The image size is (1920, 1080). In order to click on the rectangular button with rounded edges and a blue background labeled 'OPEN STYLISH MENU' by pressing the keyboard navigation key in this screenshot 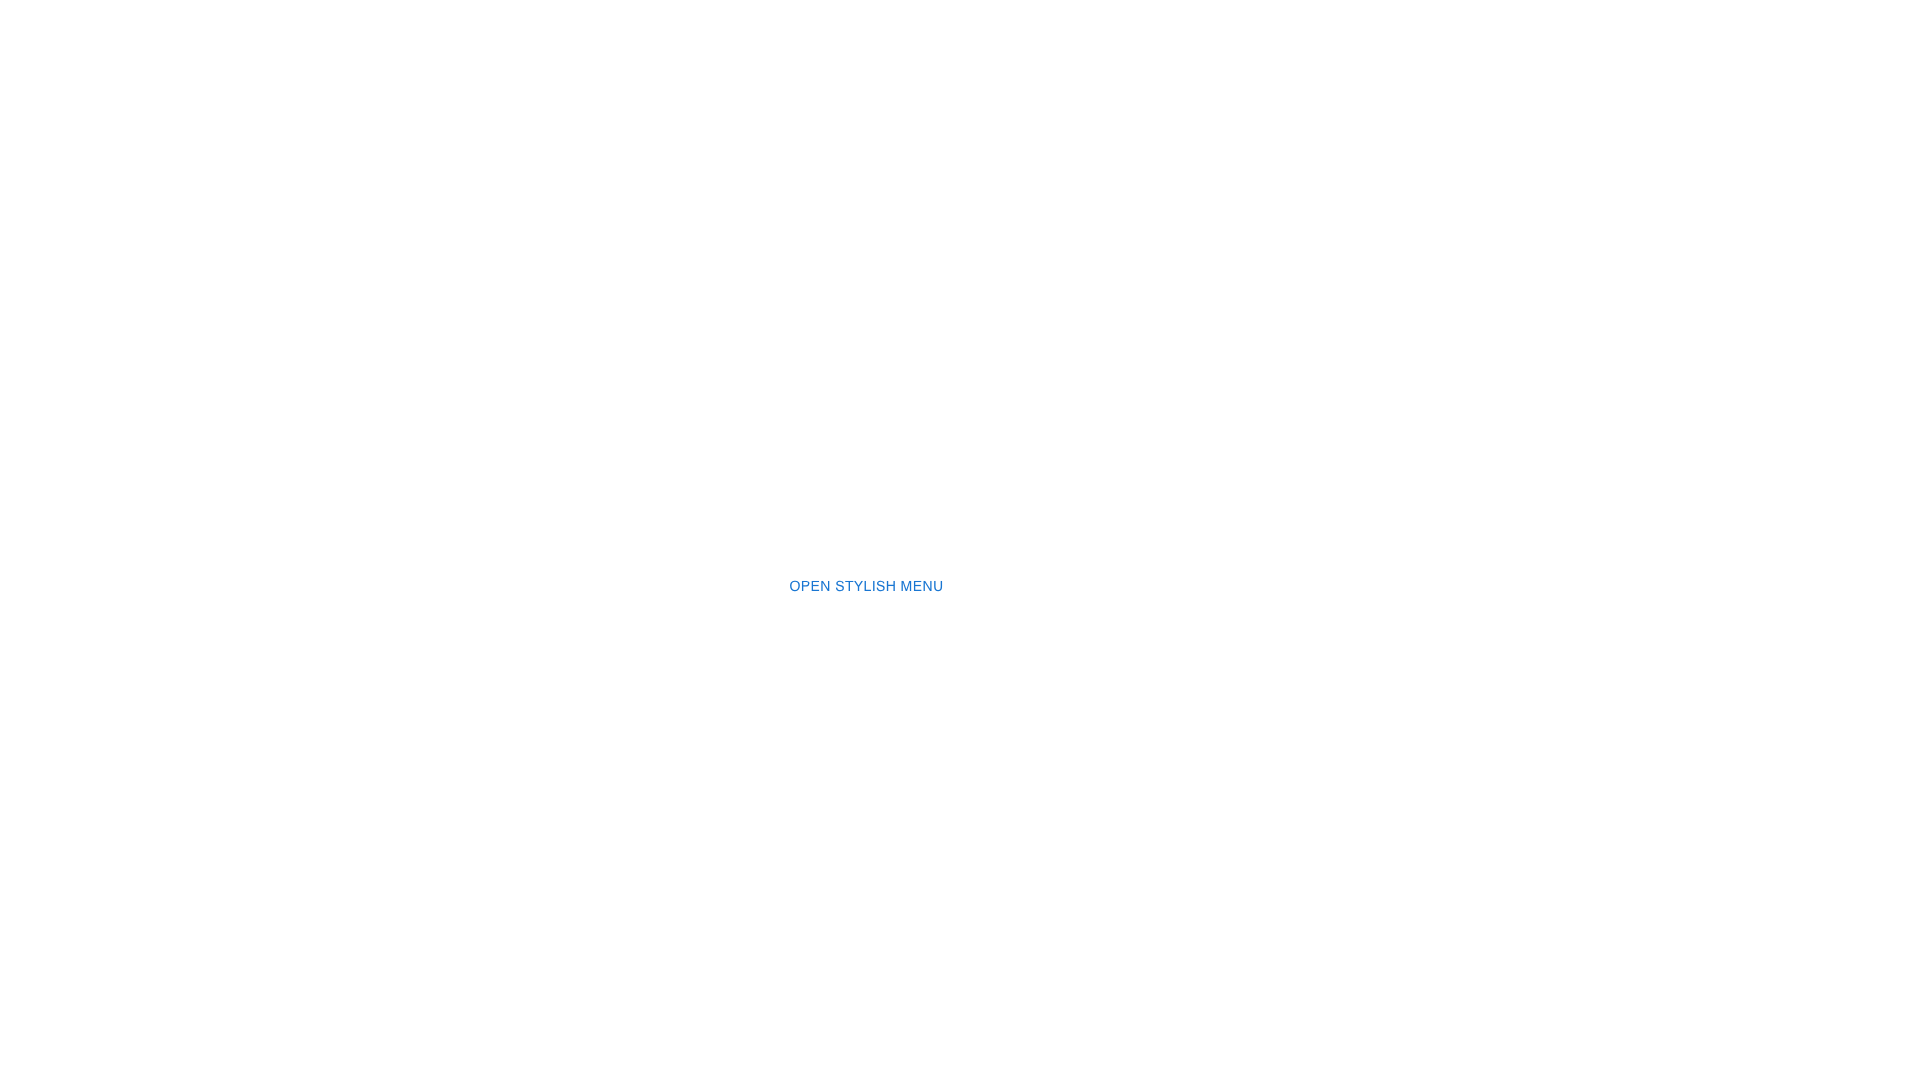, I will do `click(866, 585)`.